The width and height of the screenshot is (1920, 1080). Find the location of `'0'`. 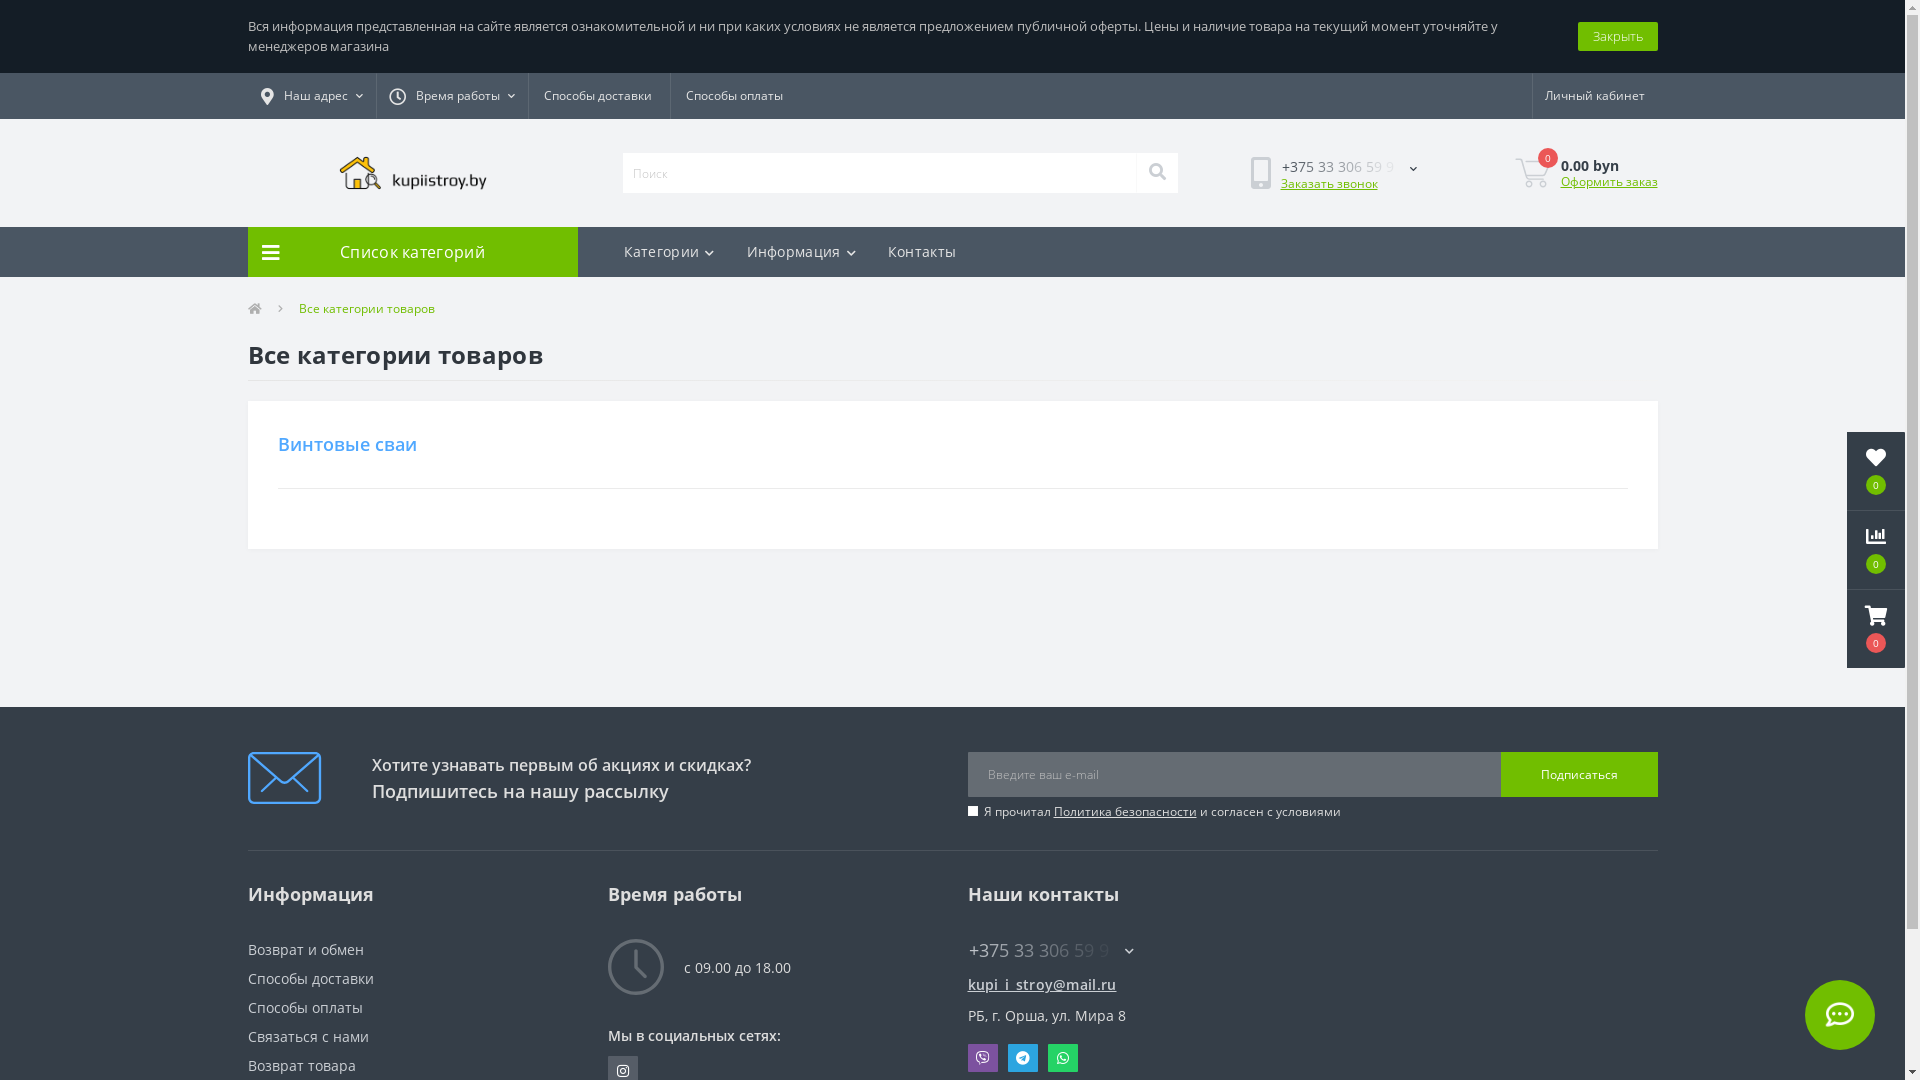

'0' is located at coordinates (1875, 470).